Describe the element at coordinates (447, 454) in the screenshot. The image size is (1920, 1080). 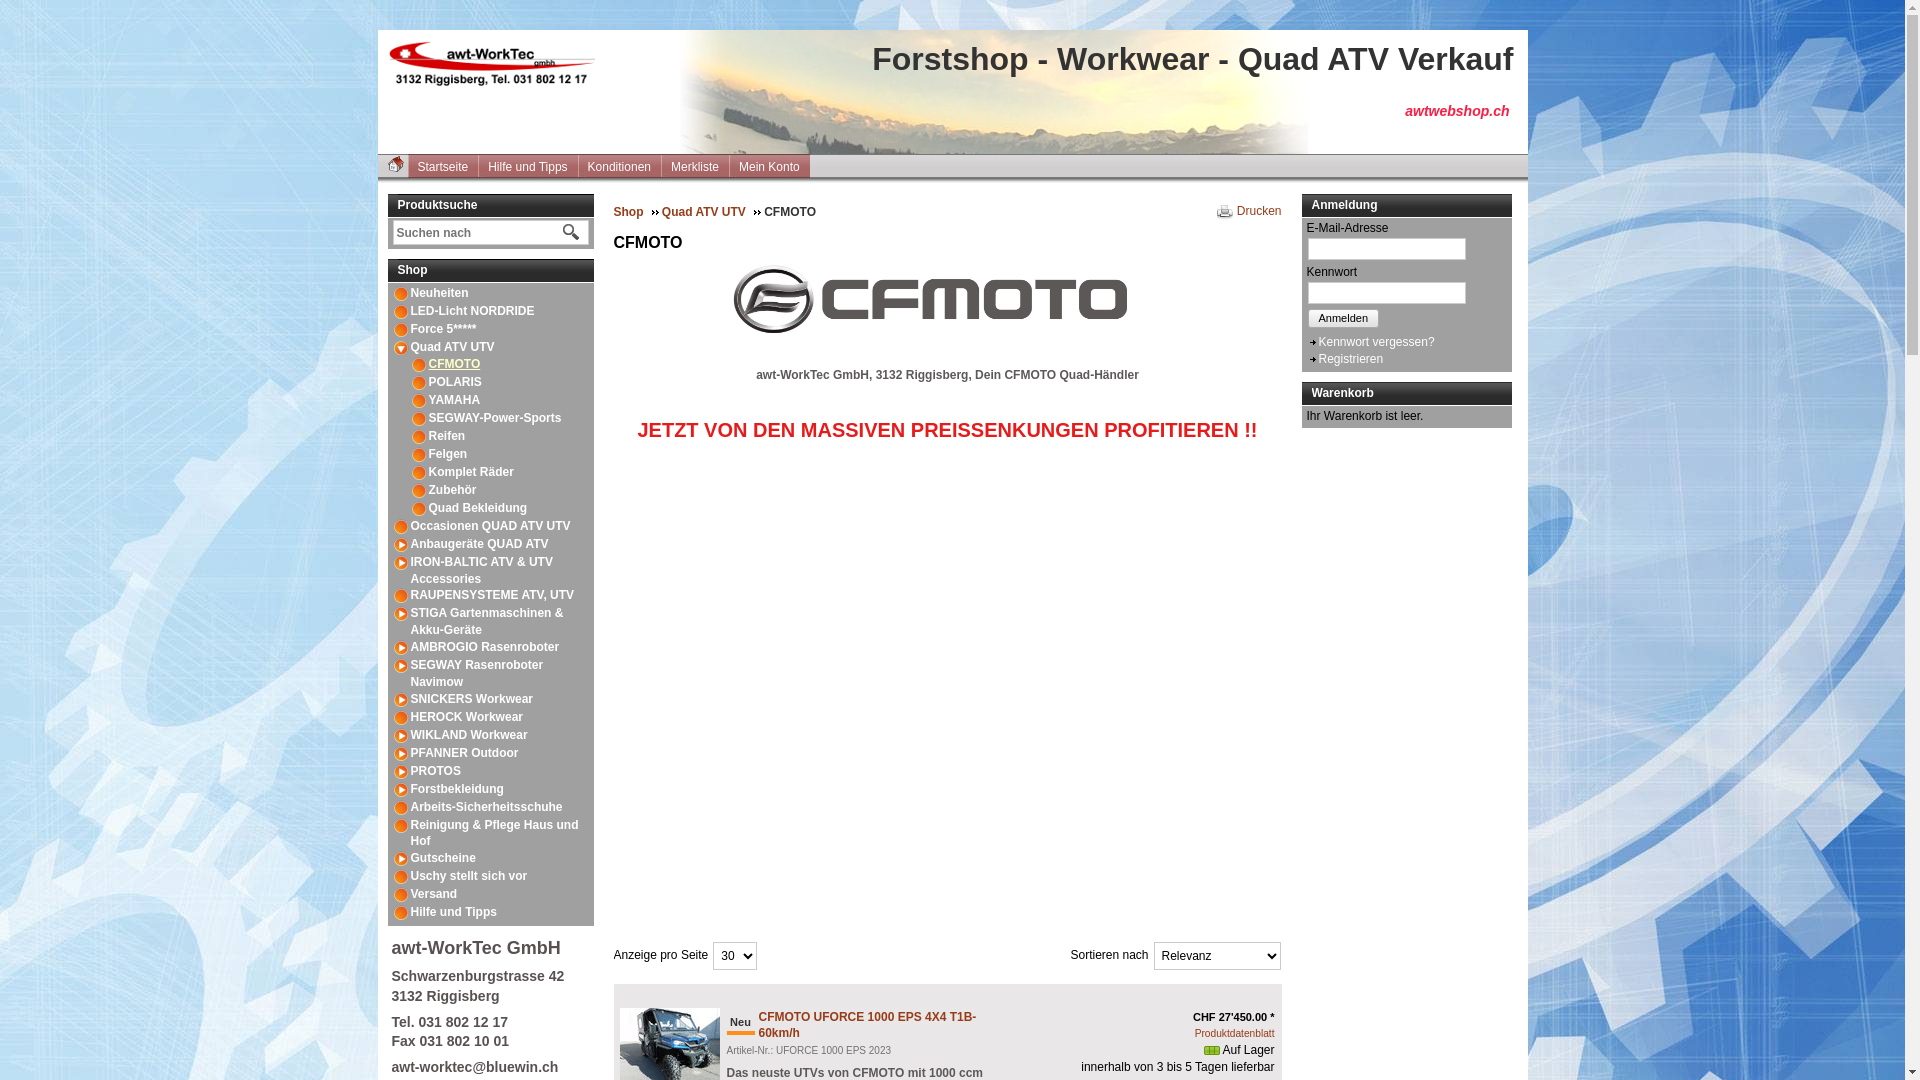
I see `'Felgen'` at that location.